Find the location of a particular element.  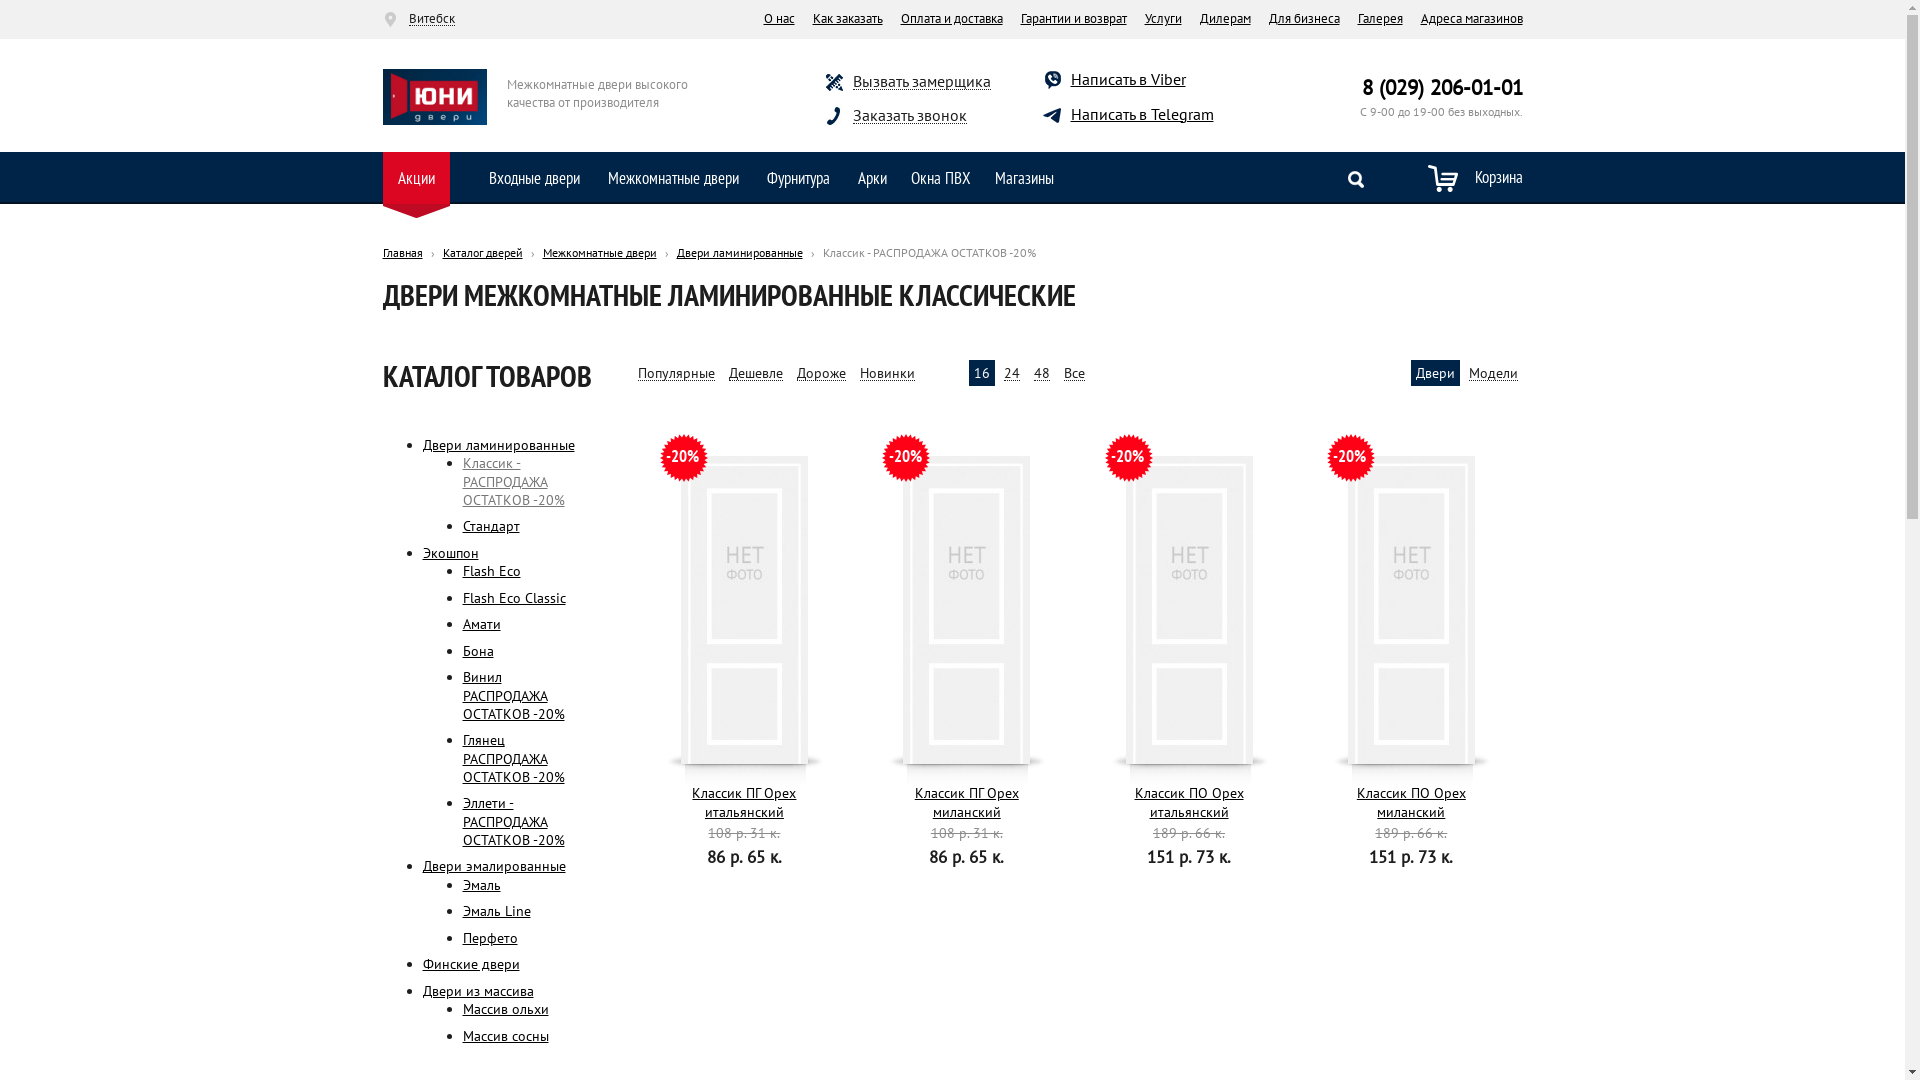

'-20%' is located at coordinates (1410, 608).